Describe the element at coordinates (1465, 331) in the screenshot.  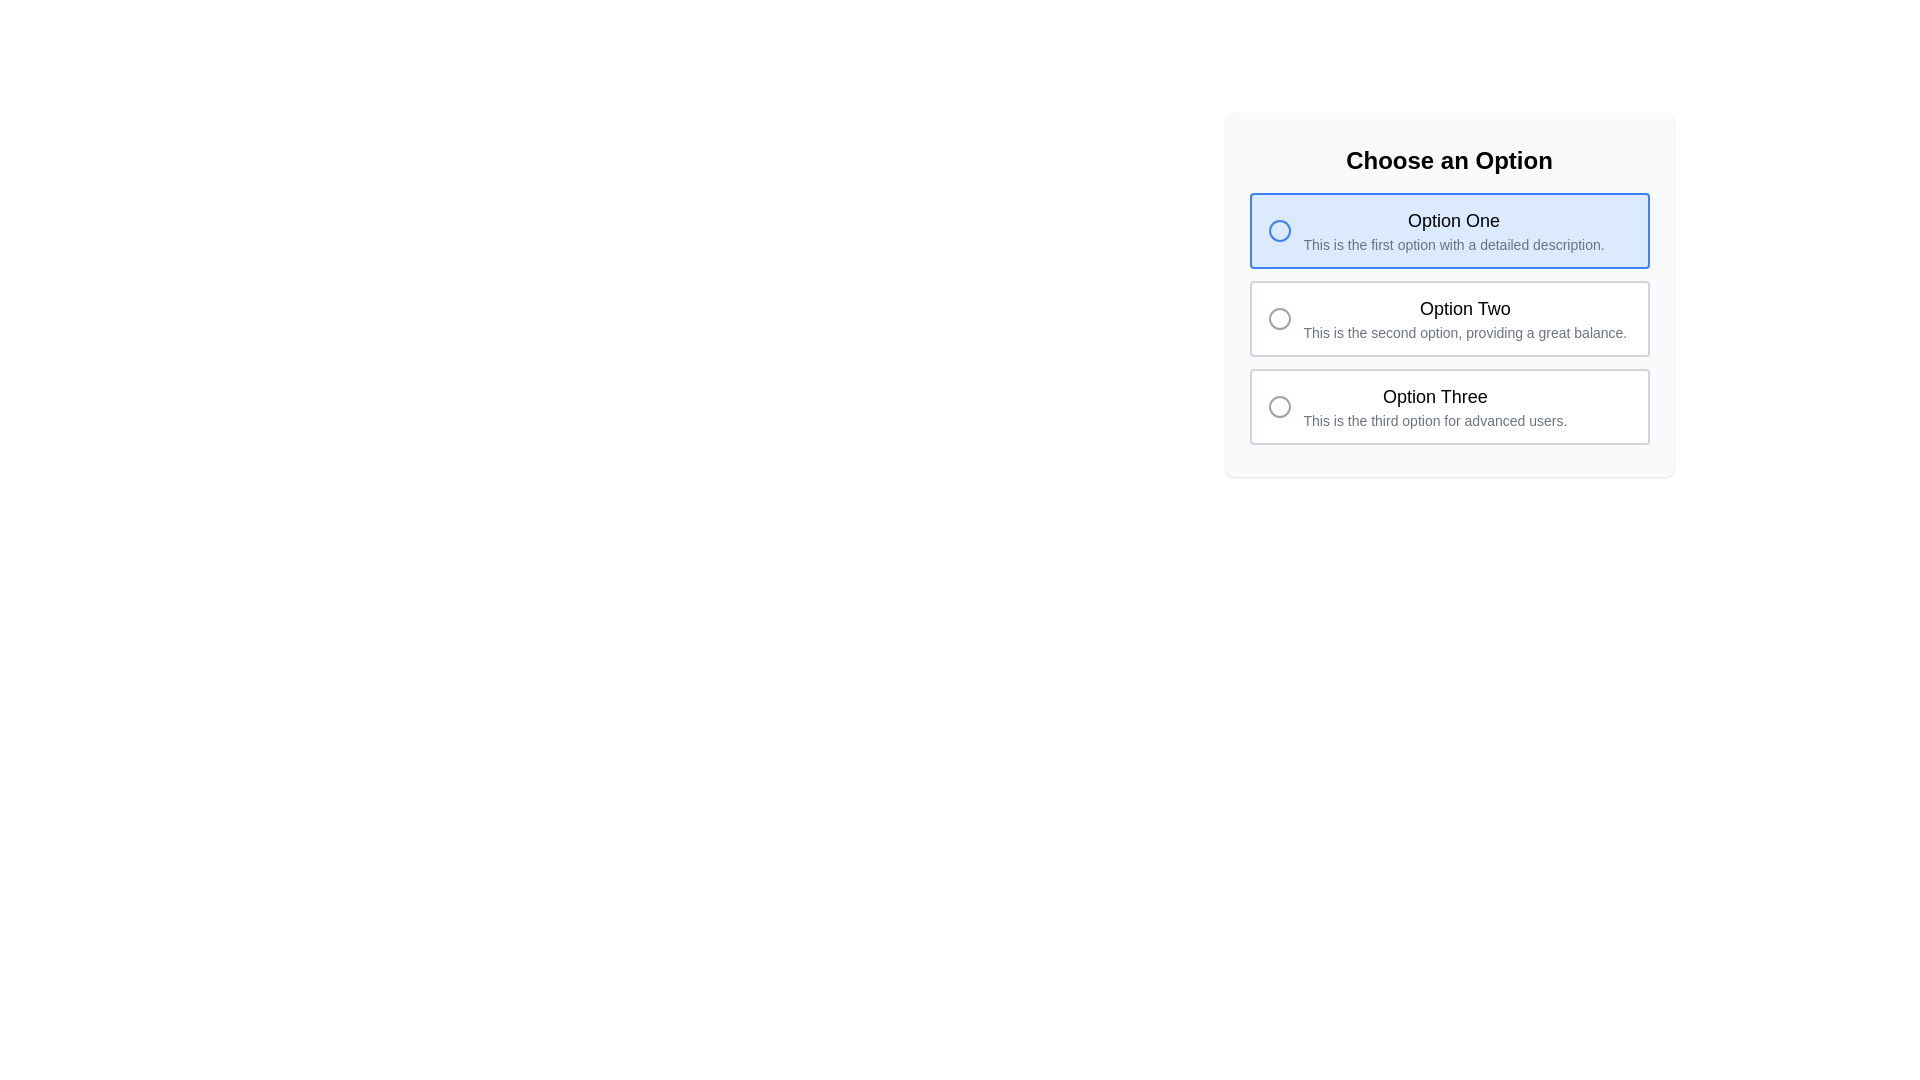
I see `the text label reading 'This is the second option, providing a great balance.' located below the title 'Option Two'` at that location.